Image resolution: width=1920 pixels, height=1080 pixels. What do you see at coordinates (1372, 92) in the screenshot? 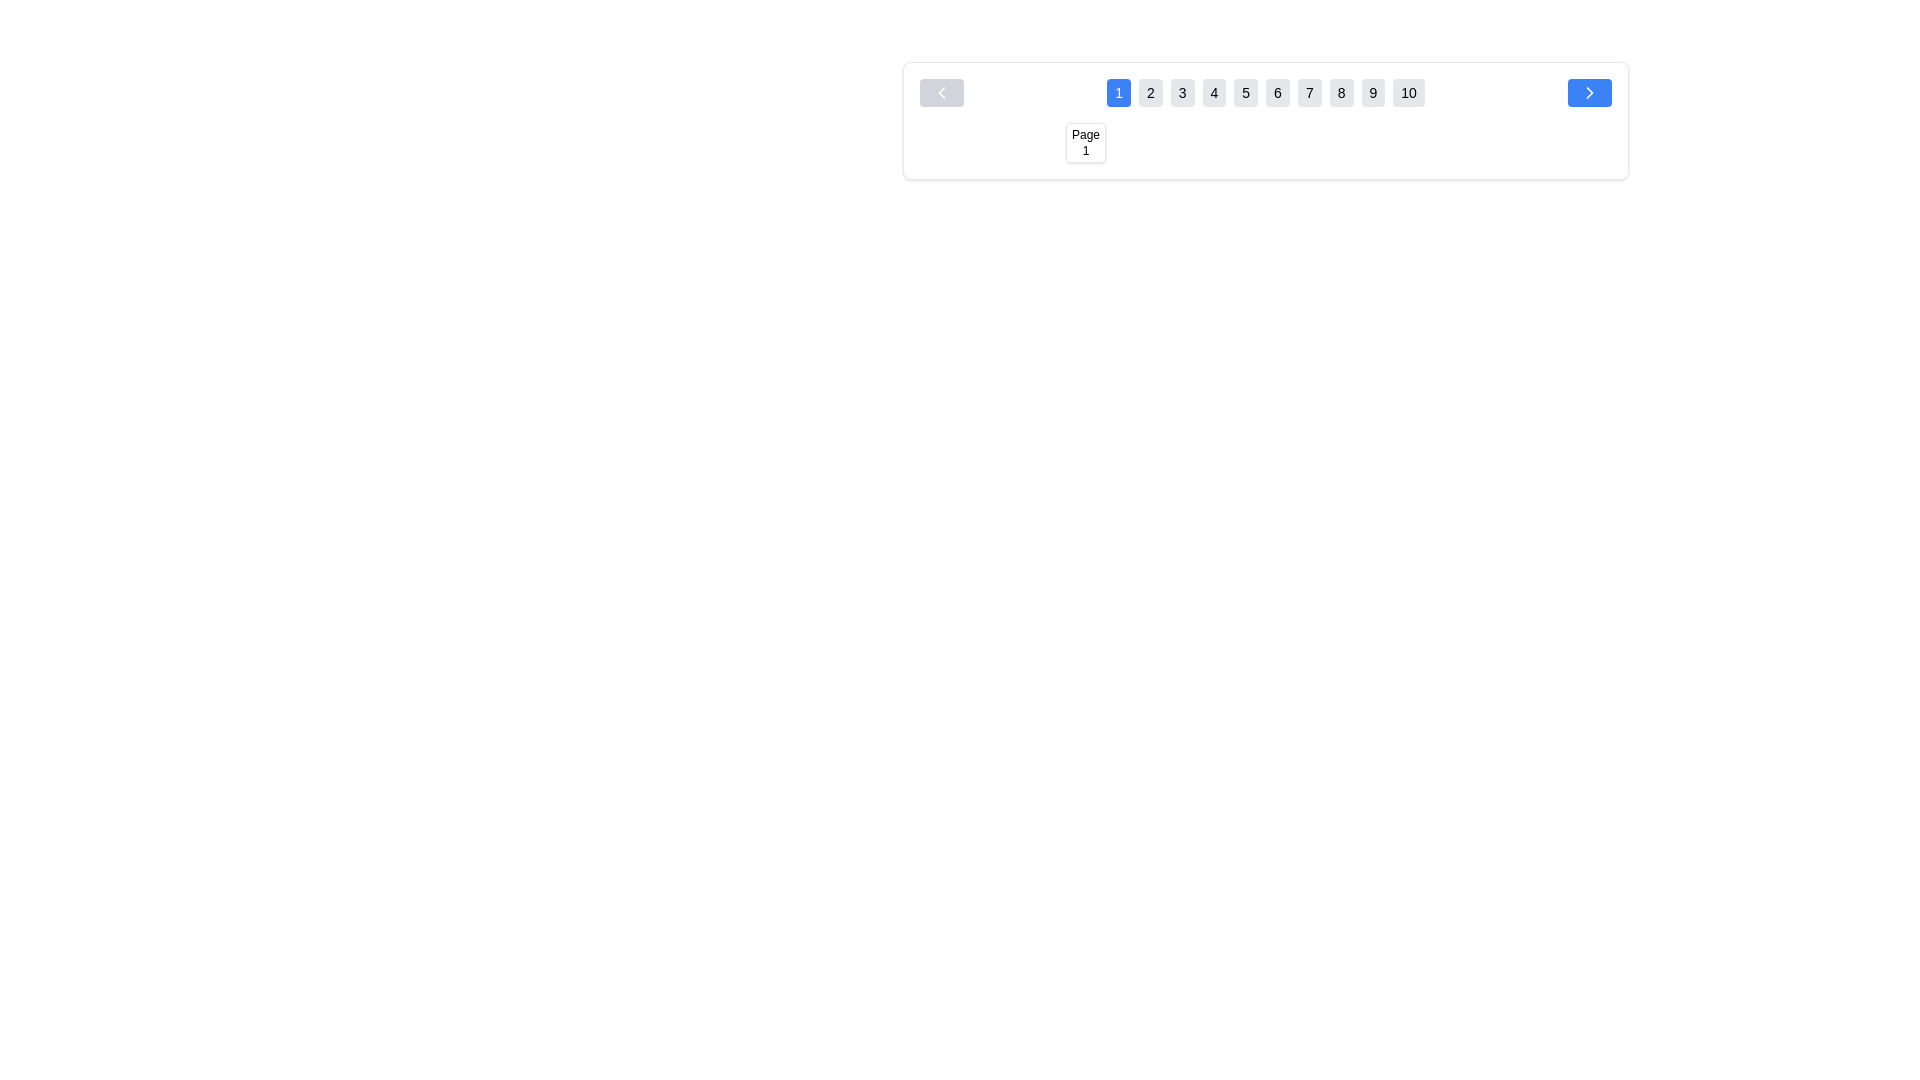
I see `the button labeled '9' in the pagination control` at bounding box center [1372, 92].